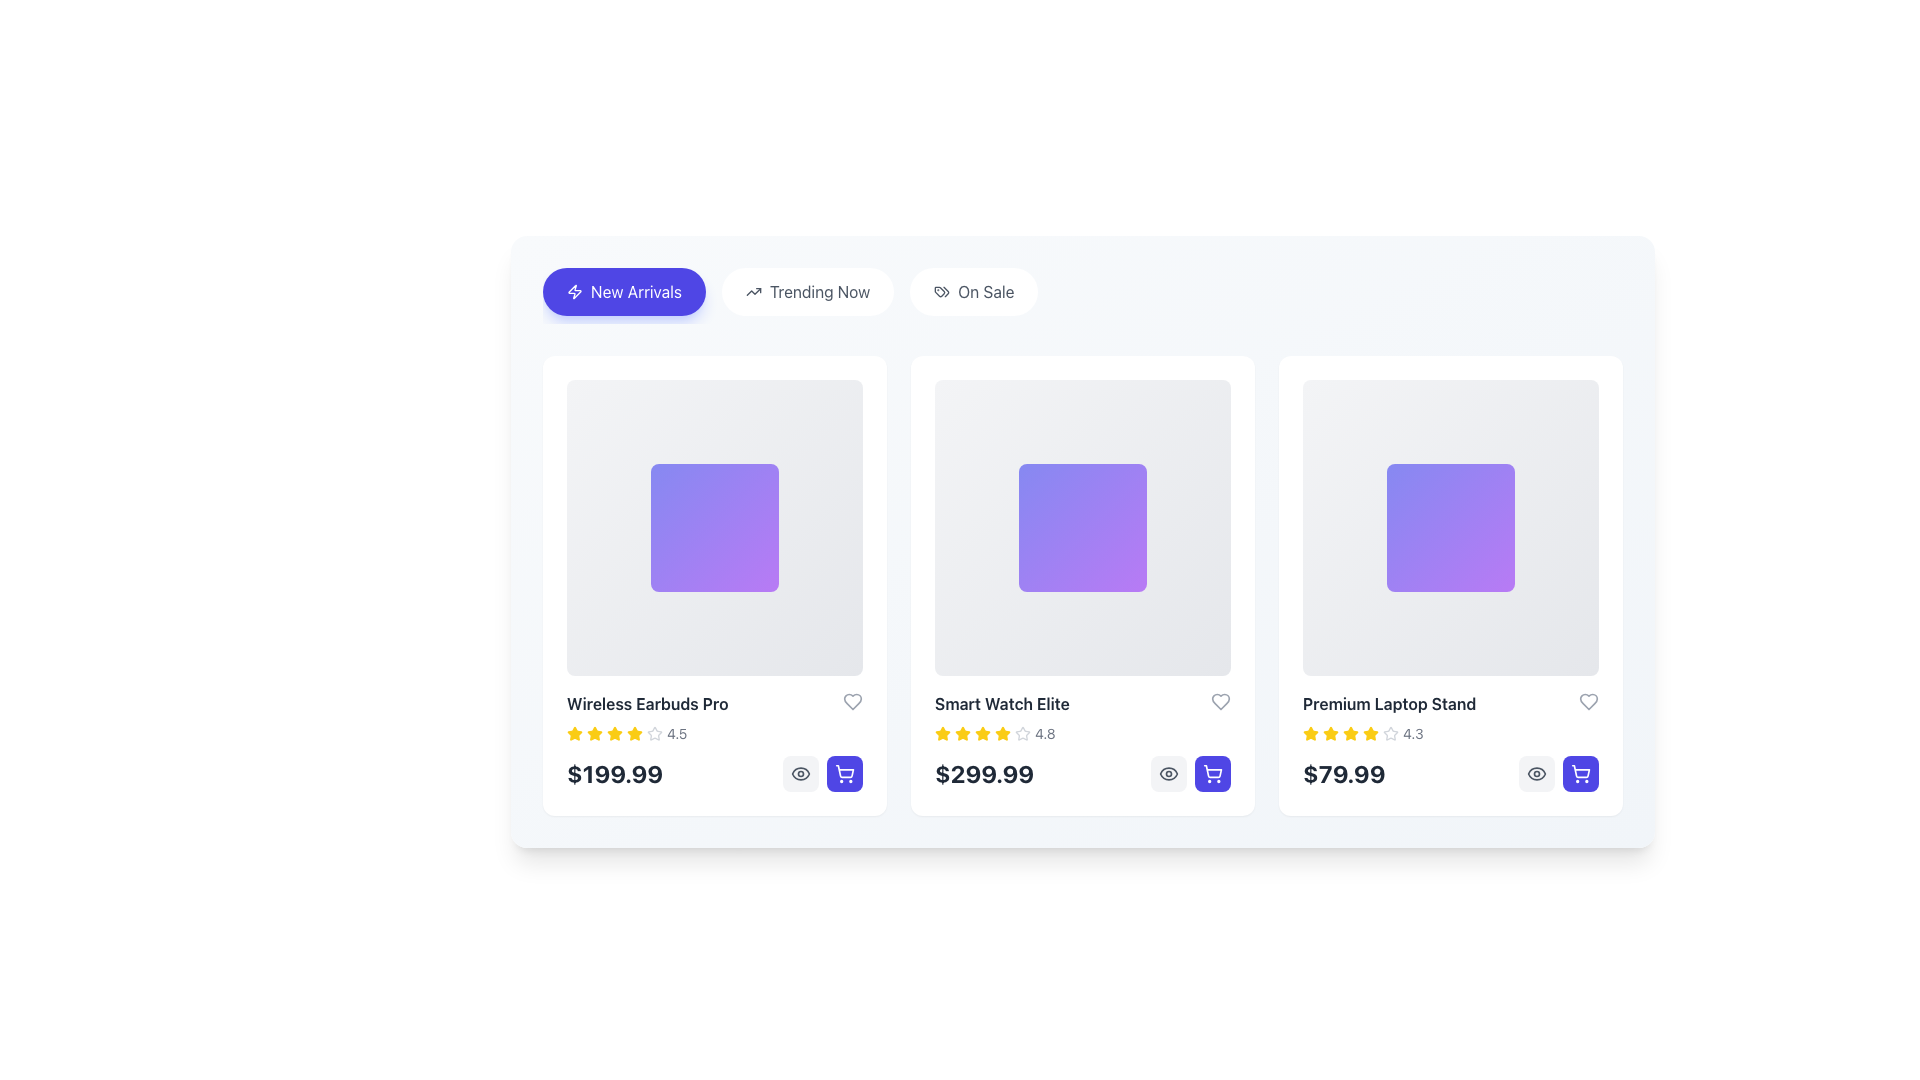  What do you see at coordinates (1169, 773) in the screenshot?
I see `the button located in the second product card, below the product price and ratings, to enable keyboard navigation` at bounding box center [1169, 773].